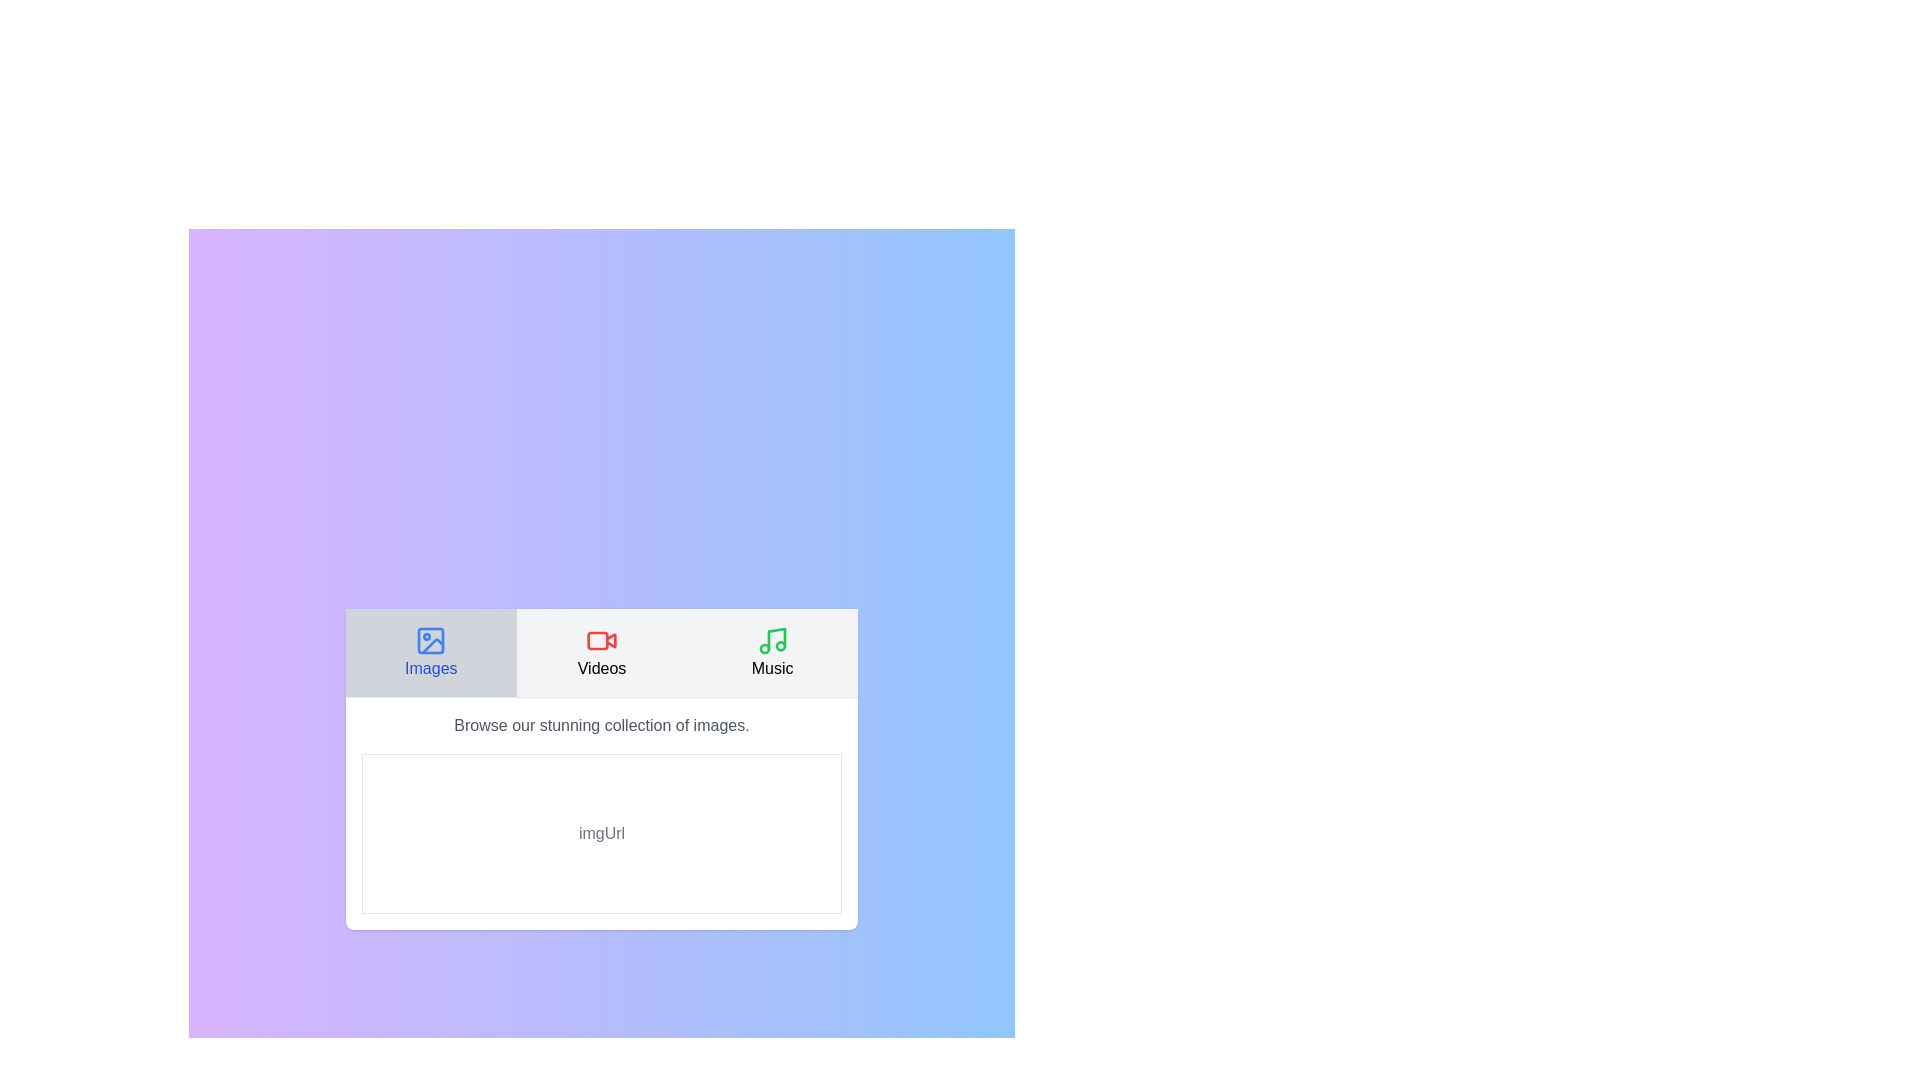  Describe the element at coordinates (600, 651) in the screenshot. I see `the Videos tab to view its content` at that location.